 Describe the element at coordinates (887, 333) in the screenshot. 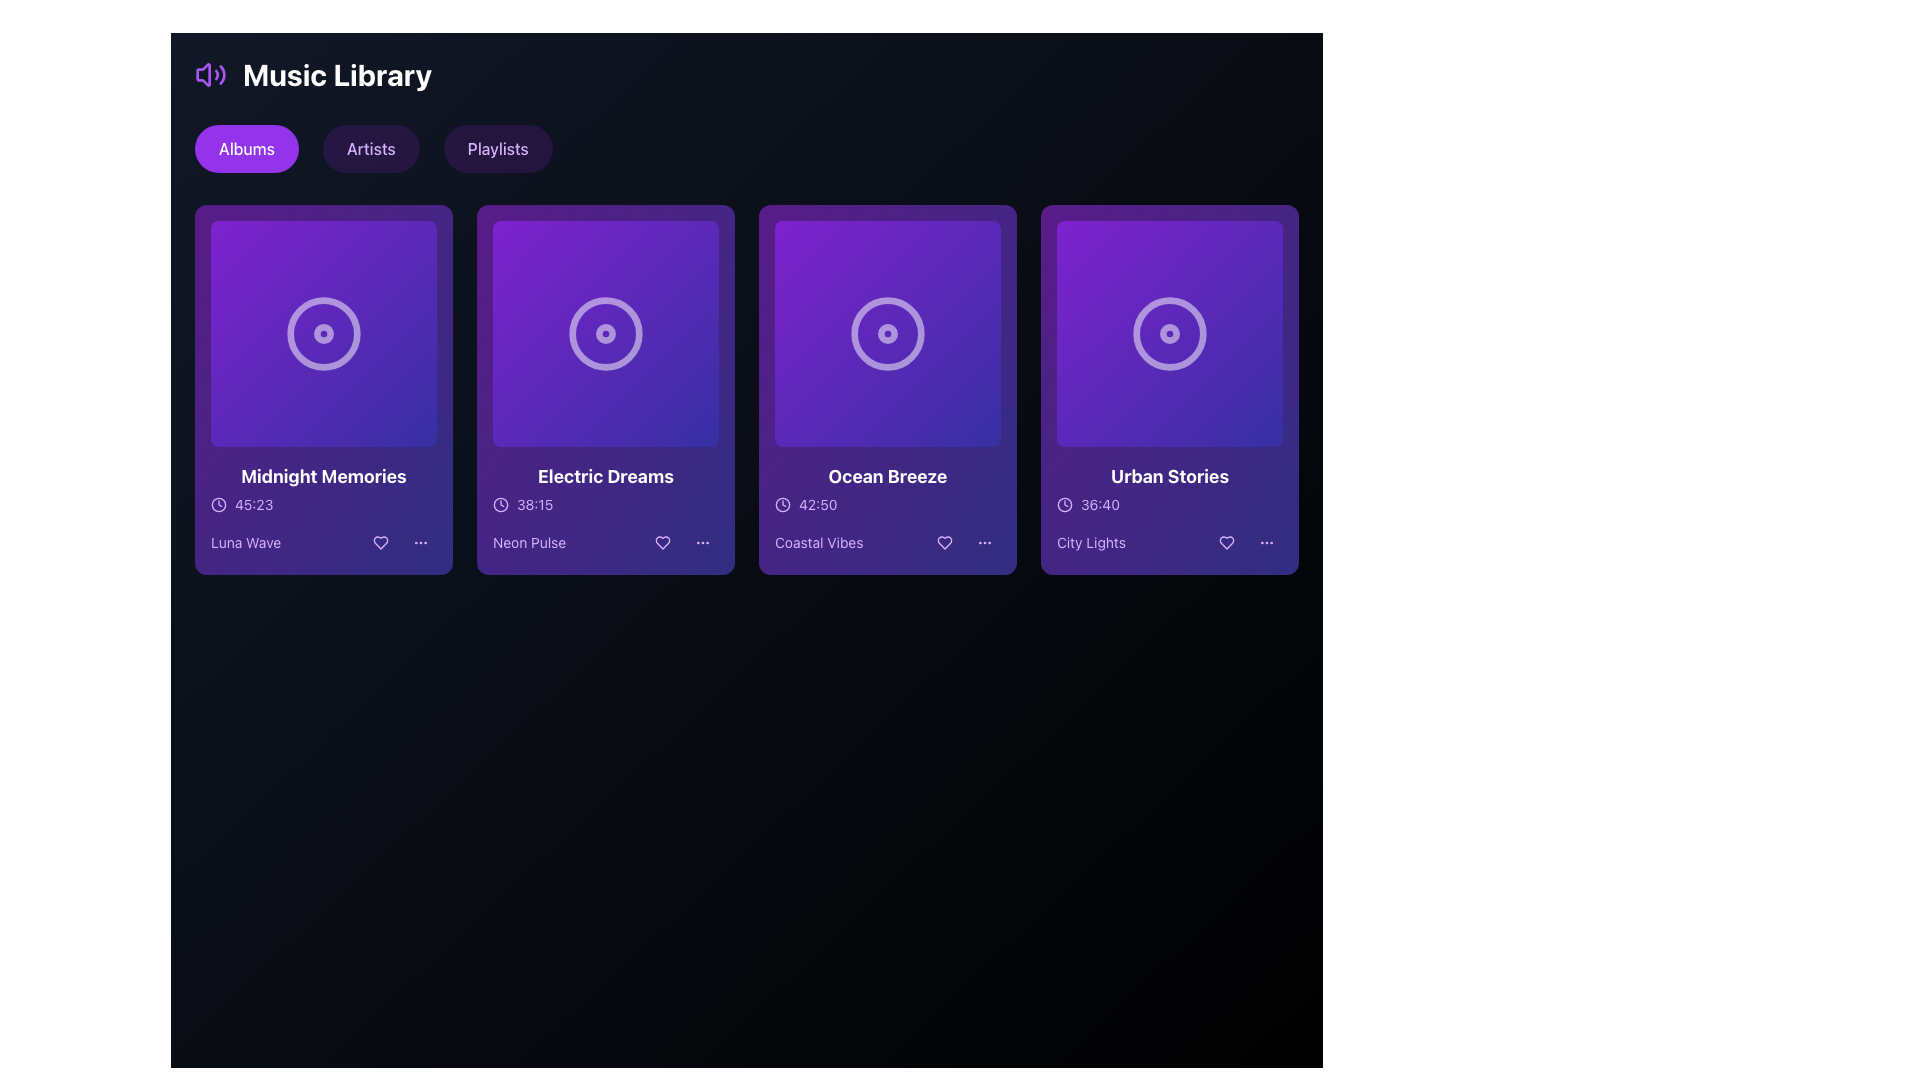

I see `the thumbnail of the 'Ocean Breeze' music card, which is the topmost segment of the card located in the middle row of the grid, positioned third from the left` at that location.